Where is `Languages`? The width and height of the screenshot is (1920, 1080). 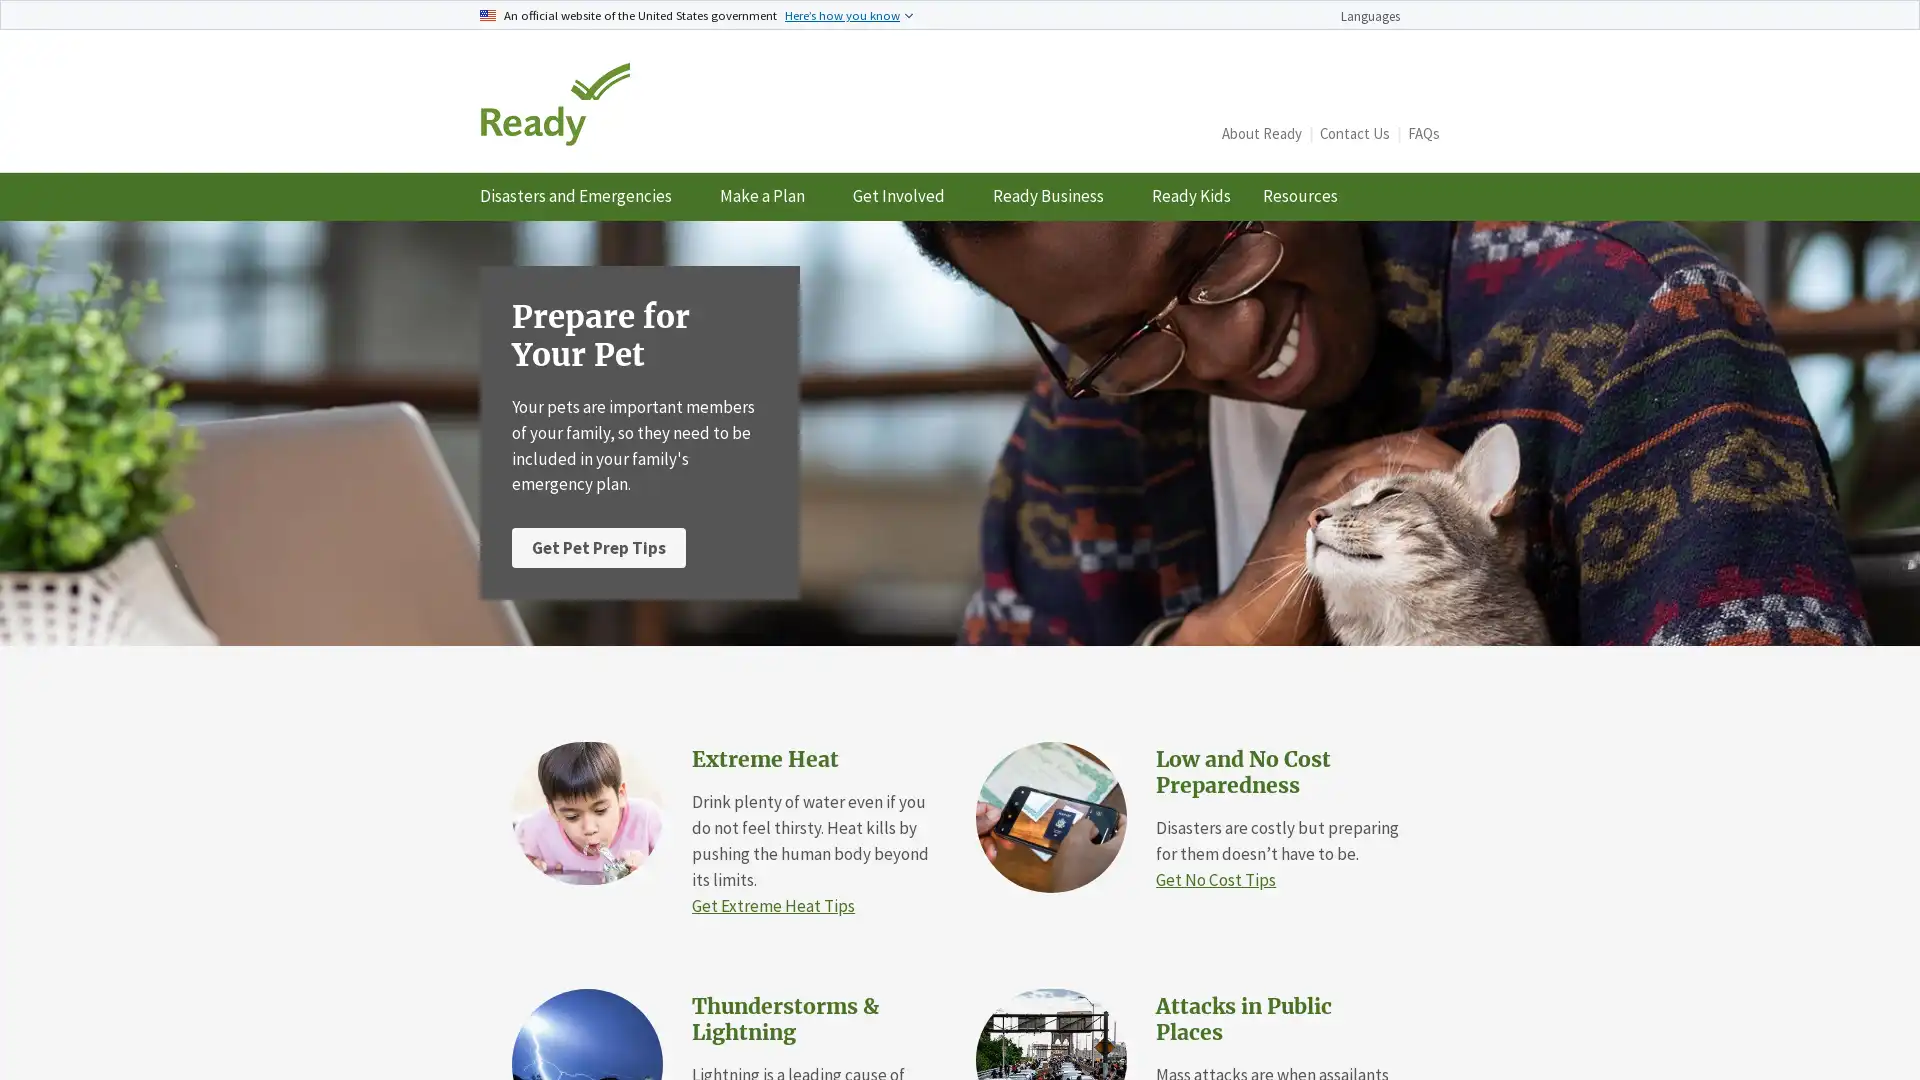 Languages is located at coordinates (1381, 16).